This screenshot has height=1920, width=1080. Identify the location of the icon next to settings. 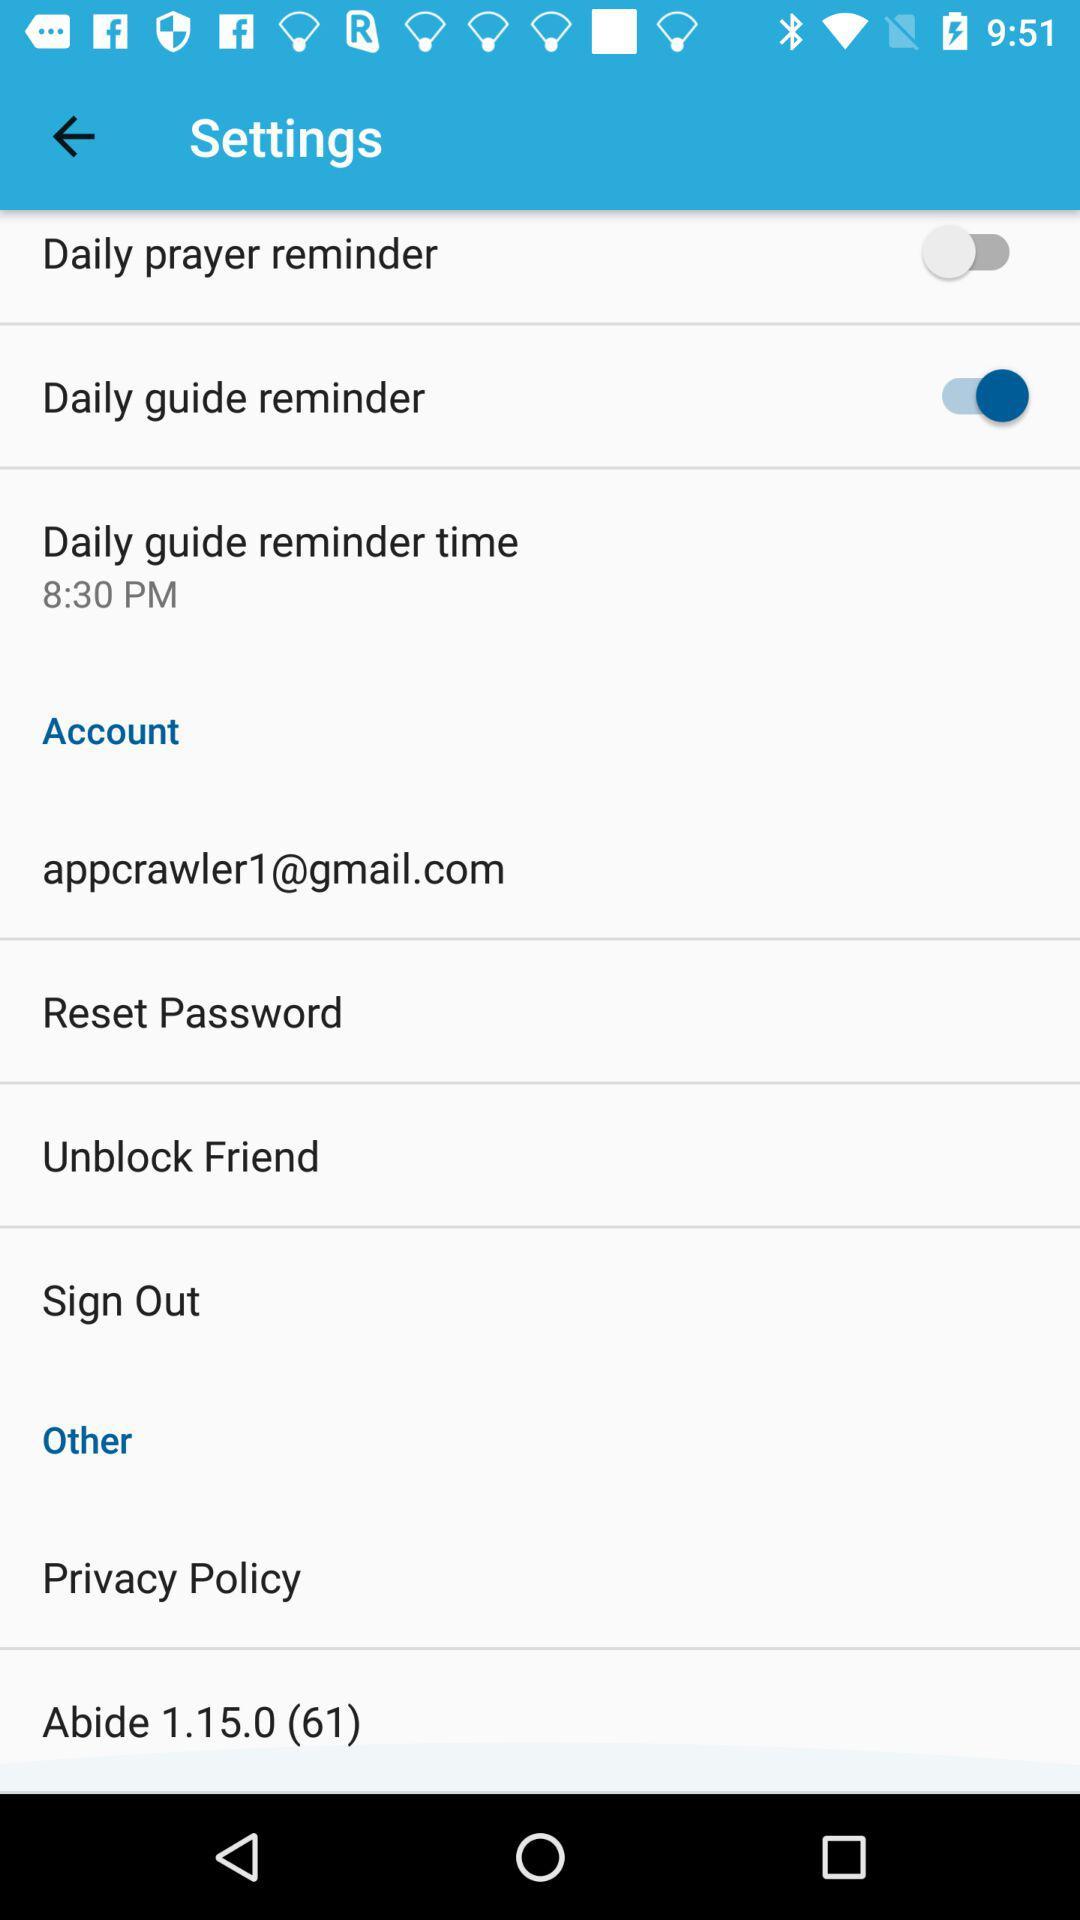
(72, 135).